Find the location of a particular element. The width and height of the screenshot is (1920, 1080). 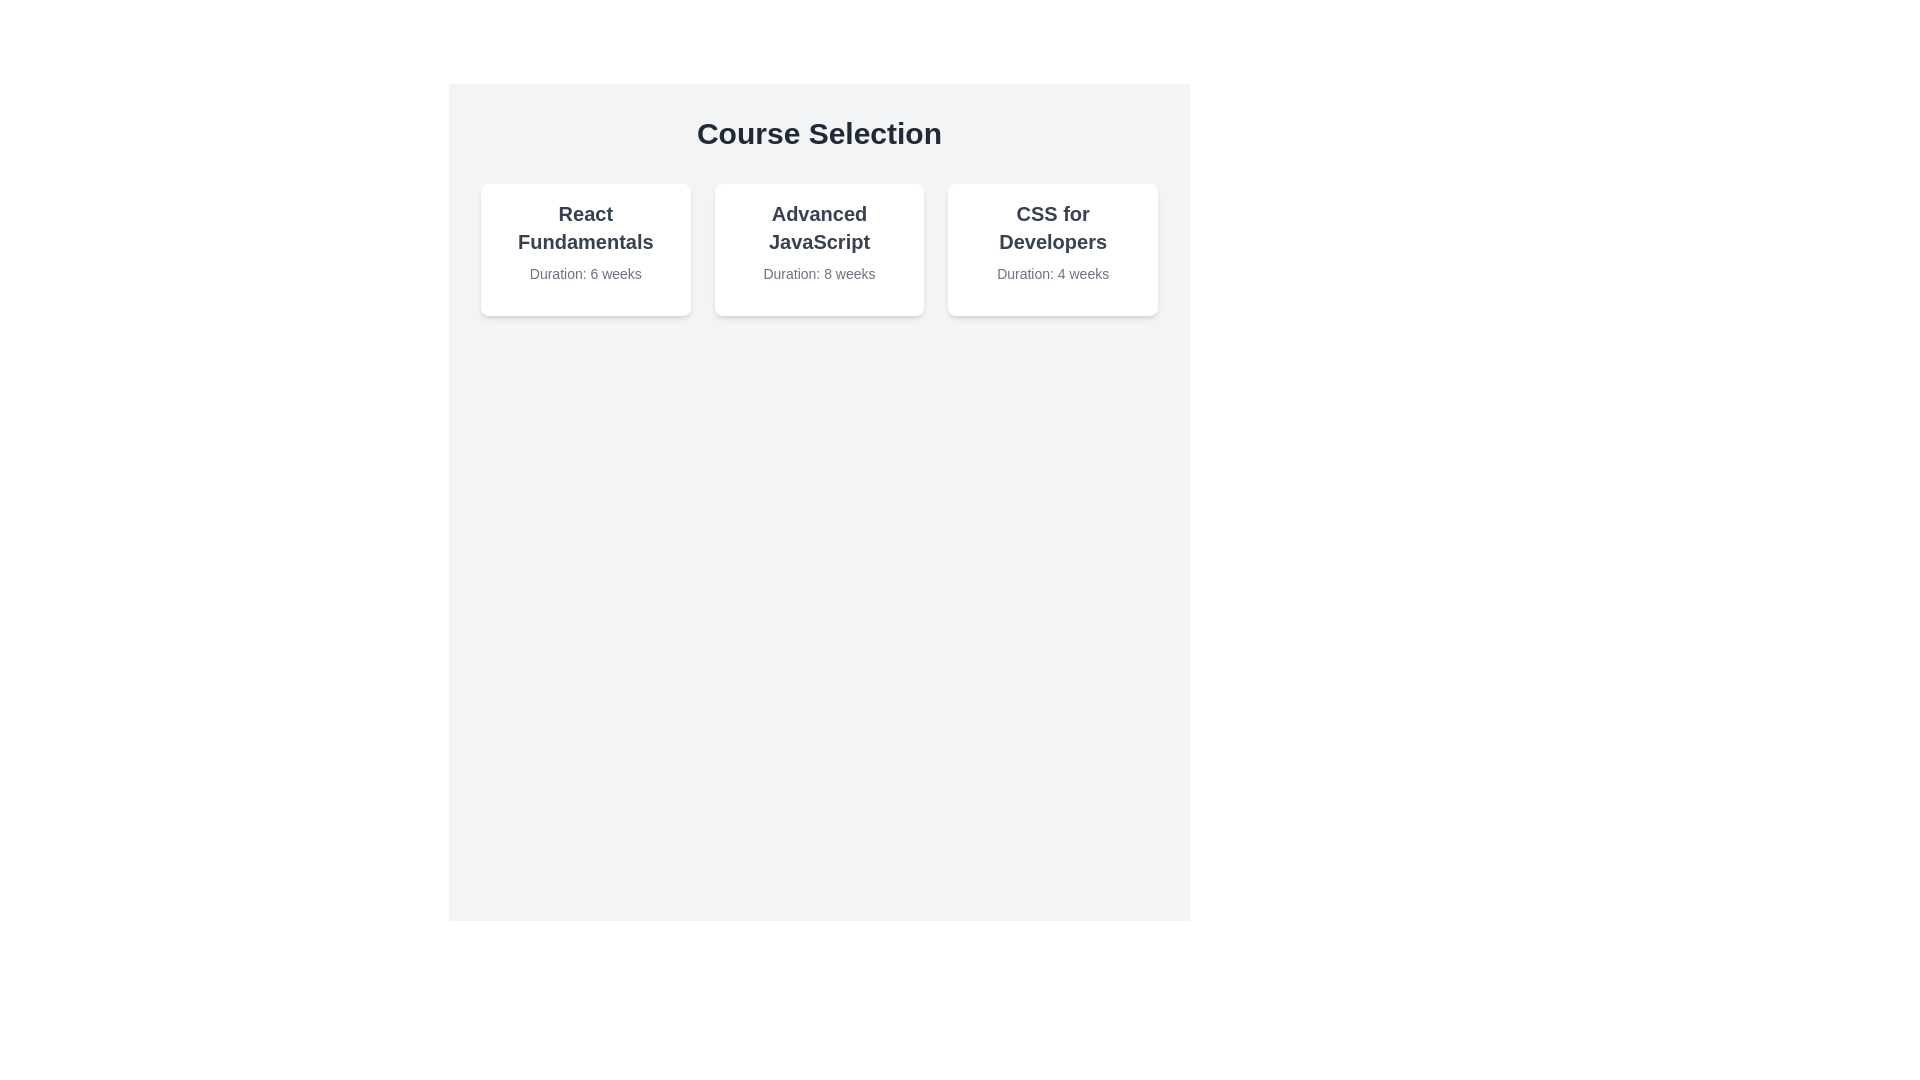

text content of the 'Advanced JavaScript' title label, which is displayed in bold, larger font and is positioned in the upper portion of the middle card is located at coordinates (819, 226).